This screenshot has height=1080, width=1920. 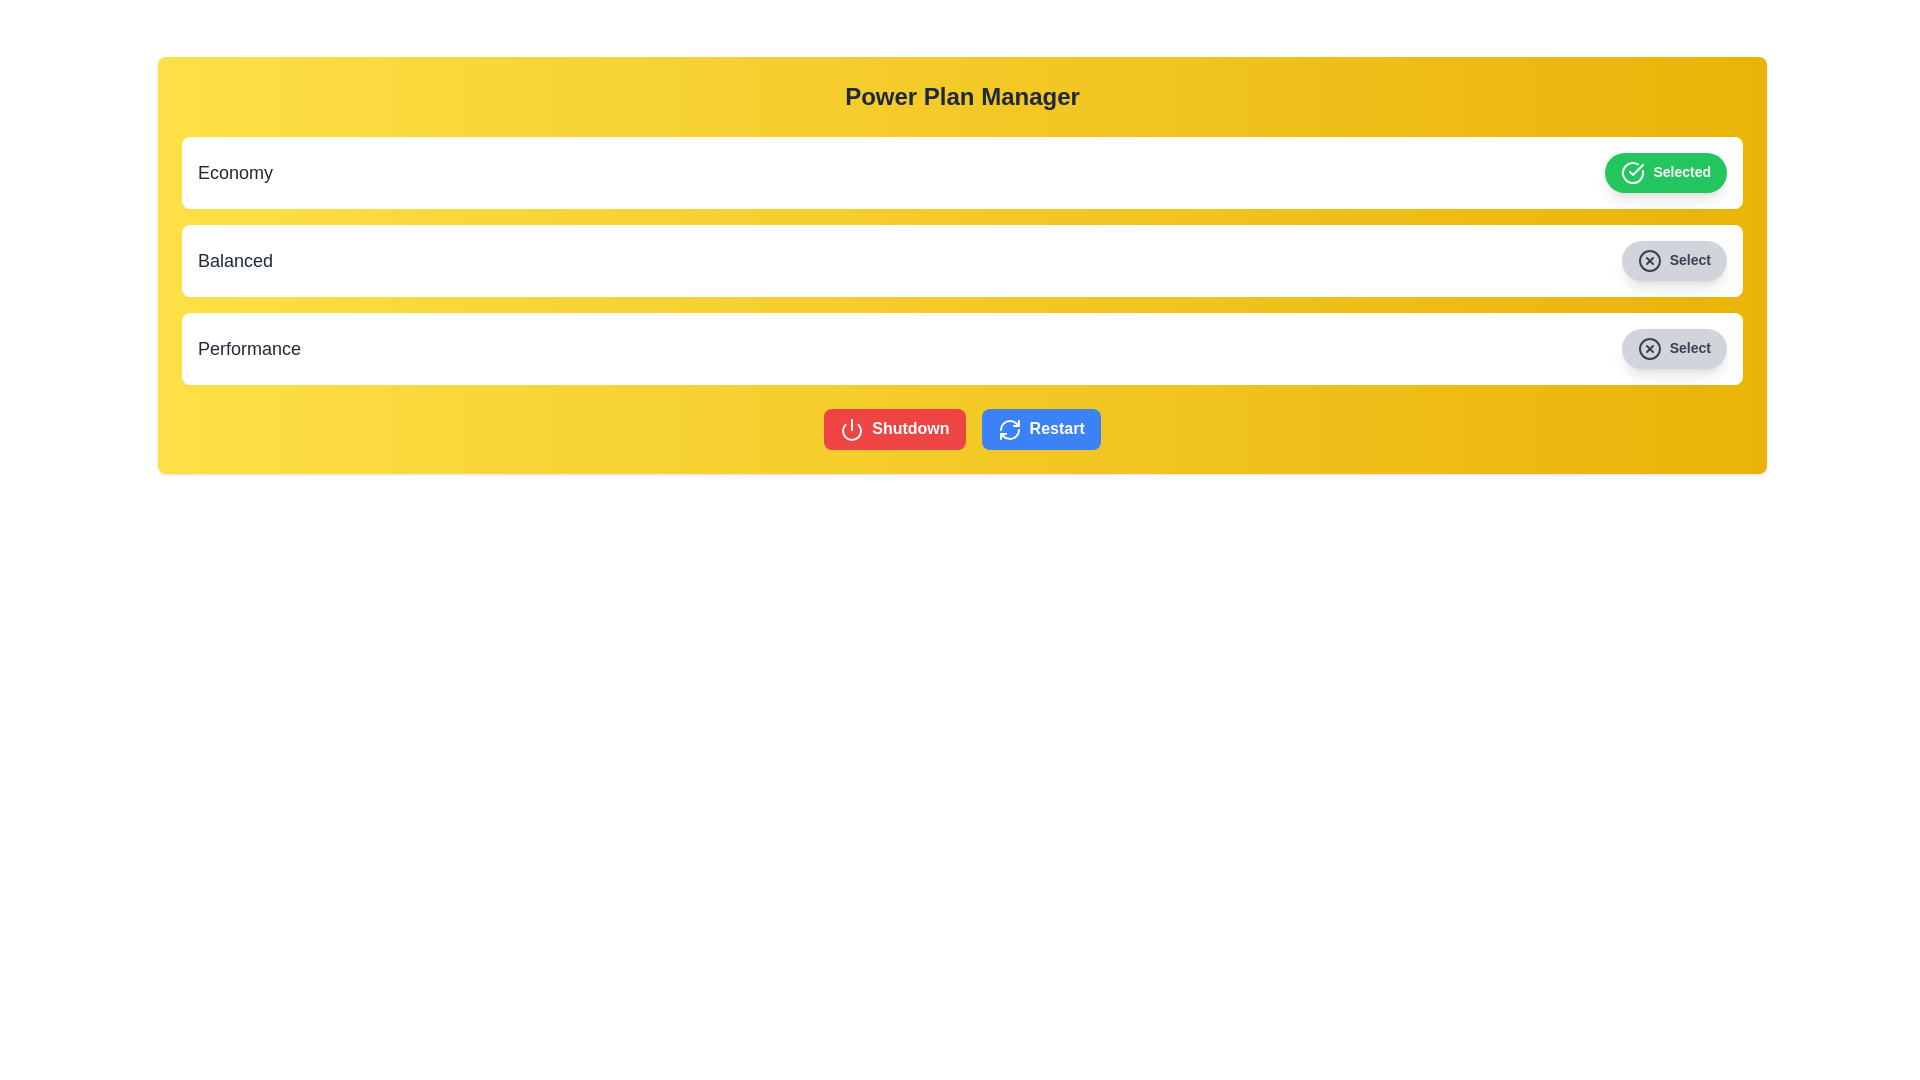 I want to click on the 'Restart' button, so click(x=1040, y=427).